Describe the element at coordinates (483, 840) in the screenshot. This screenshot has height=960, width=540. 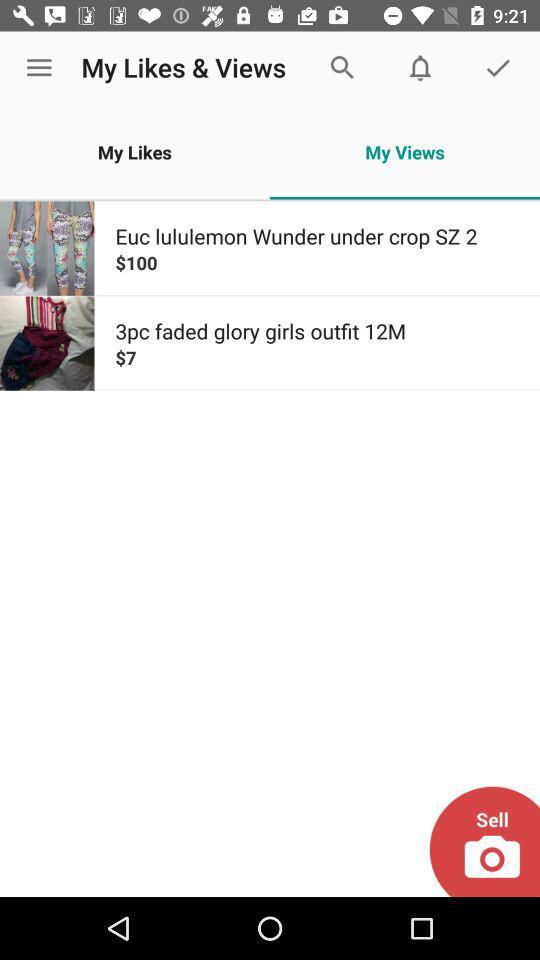
I see `sell item` at that location.